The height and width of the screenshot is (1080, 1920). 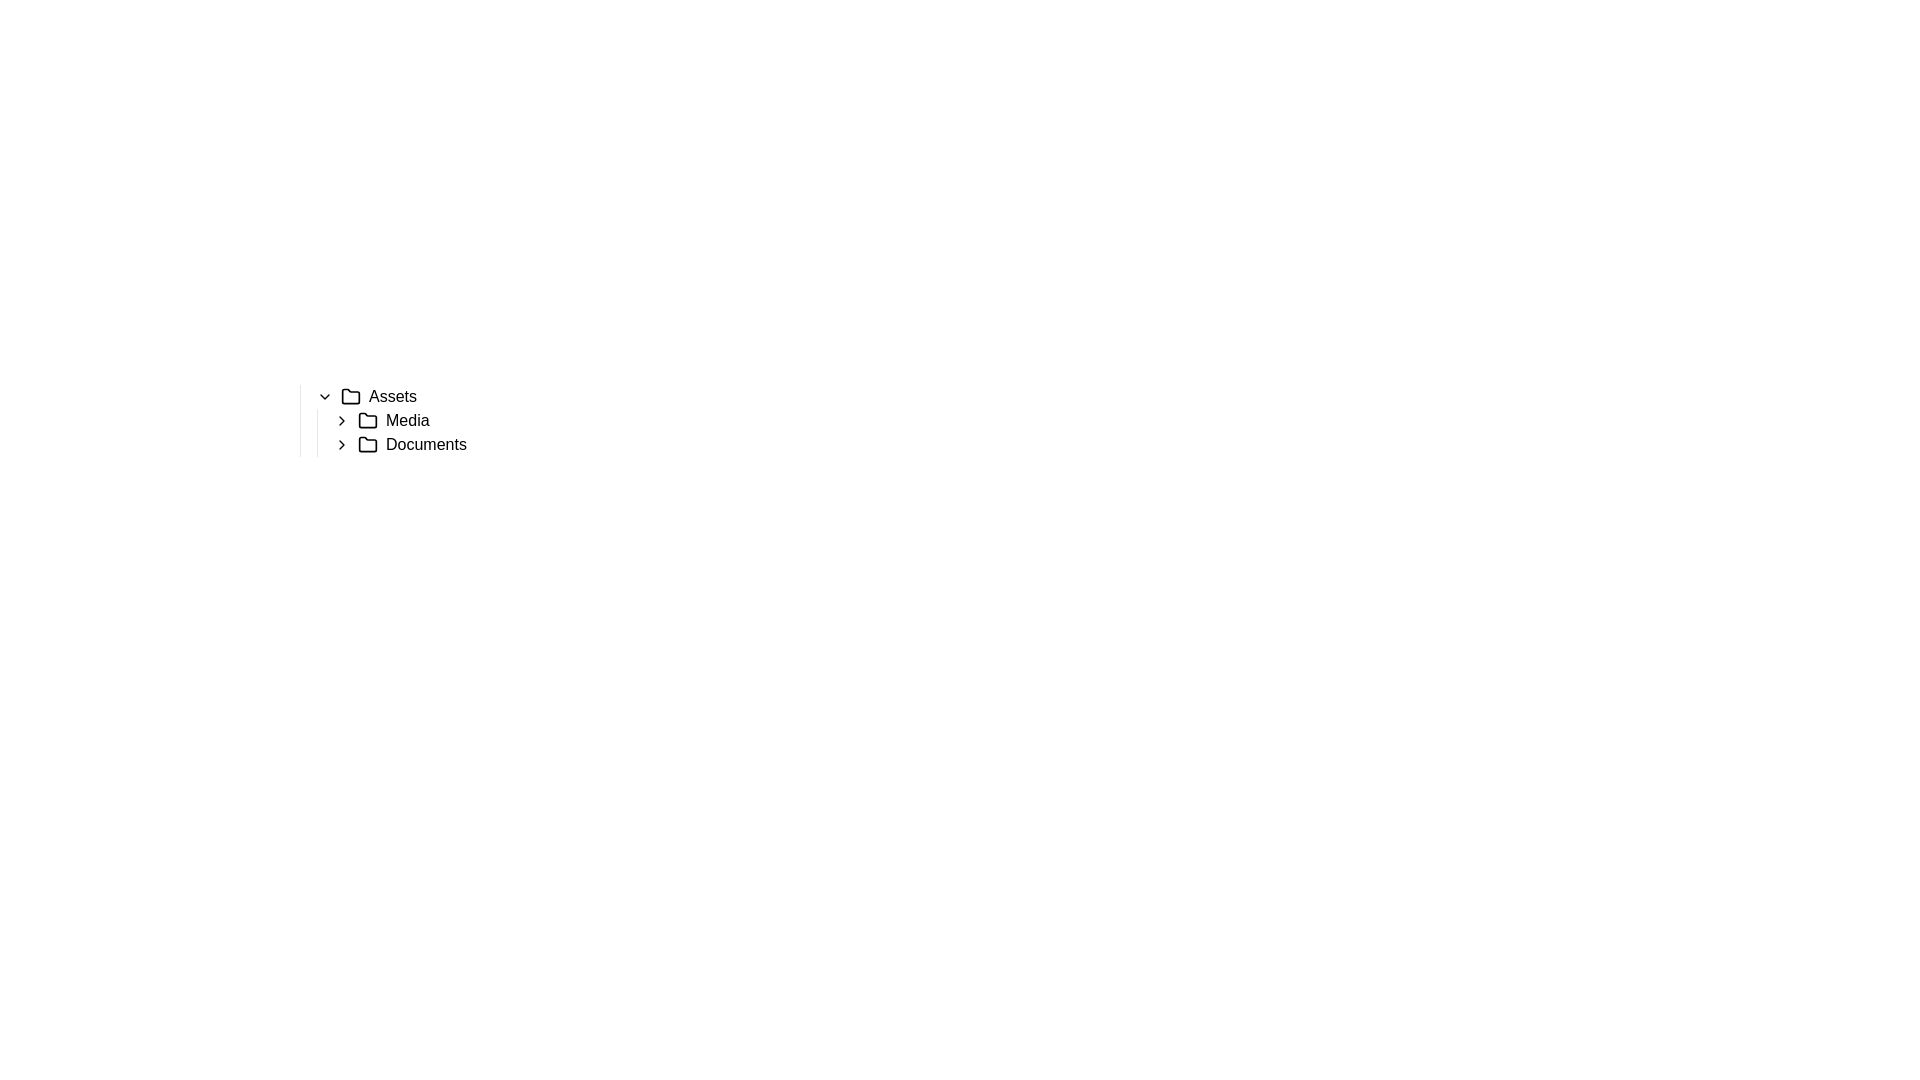 I want to click on the 'Documents' directory icon located under the 'Documents' label, so click(x=368, y=442).